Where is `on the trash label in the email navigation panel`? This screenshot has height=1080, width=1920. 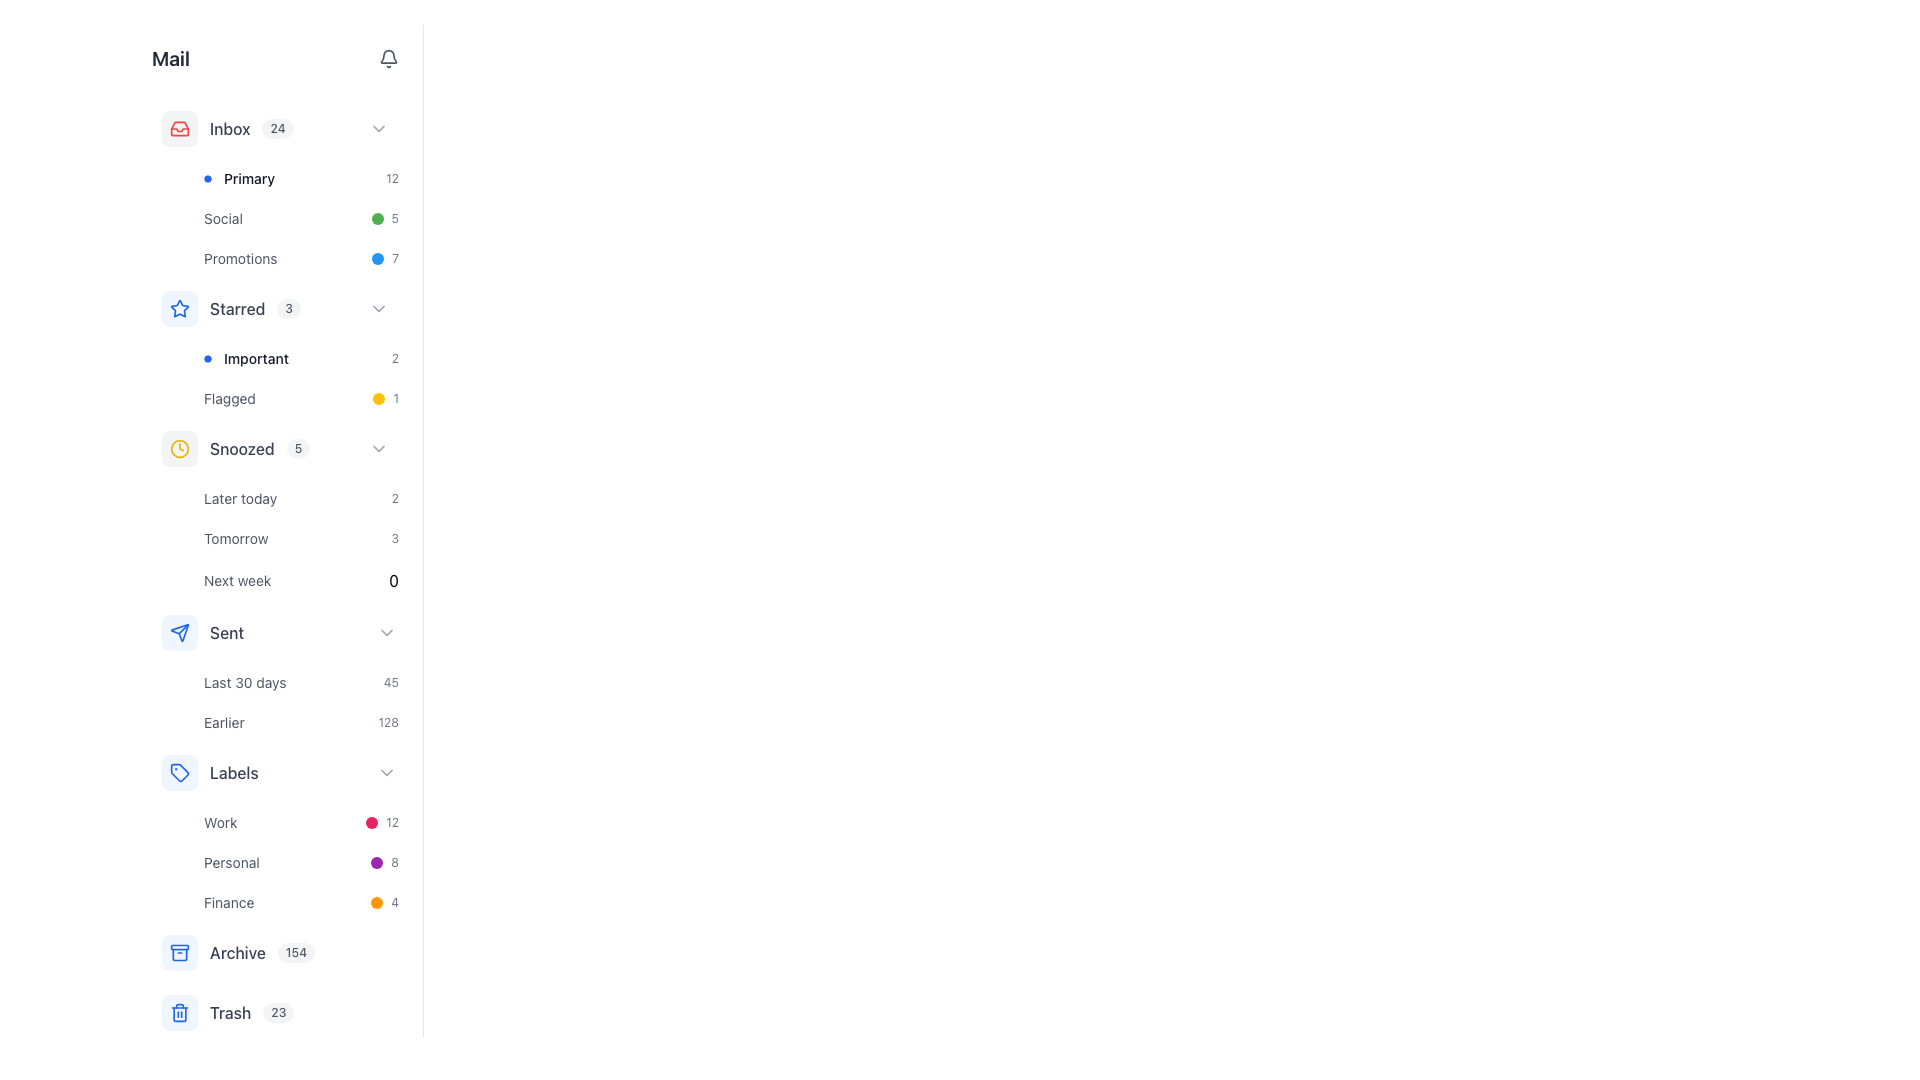
on the trash label in the email navigation panel is located at coordinates (230, 1013).